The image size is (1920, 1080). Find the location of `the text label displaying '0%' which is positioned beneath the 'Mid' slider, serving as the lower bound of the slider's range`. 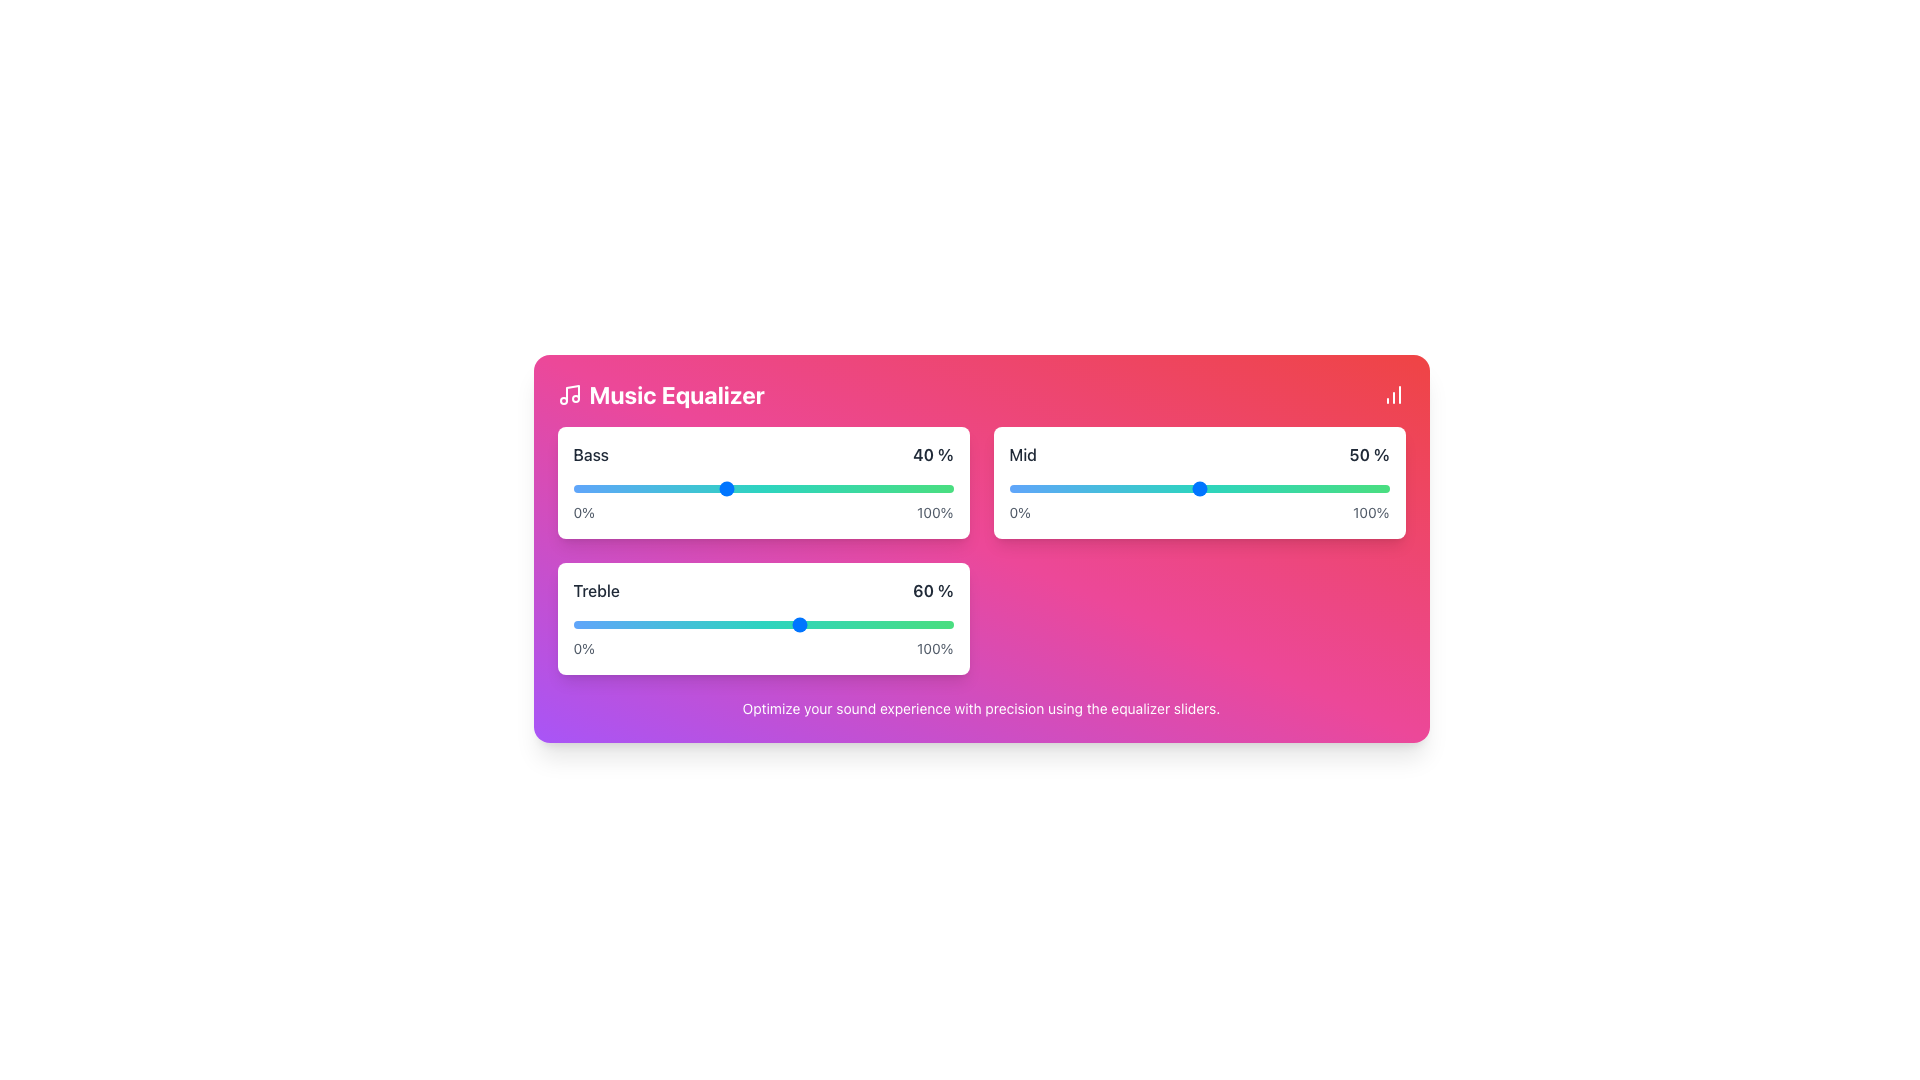

the text label displaying '0%' which is positioned beneath the 'Mid' slider, serving as the lower bound of the slider's range is located at coordinates (1020, 512).